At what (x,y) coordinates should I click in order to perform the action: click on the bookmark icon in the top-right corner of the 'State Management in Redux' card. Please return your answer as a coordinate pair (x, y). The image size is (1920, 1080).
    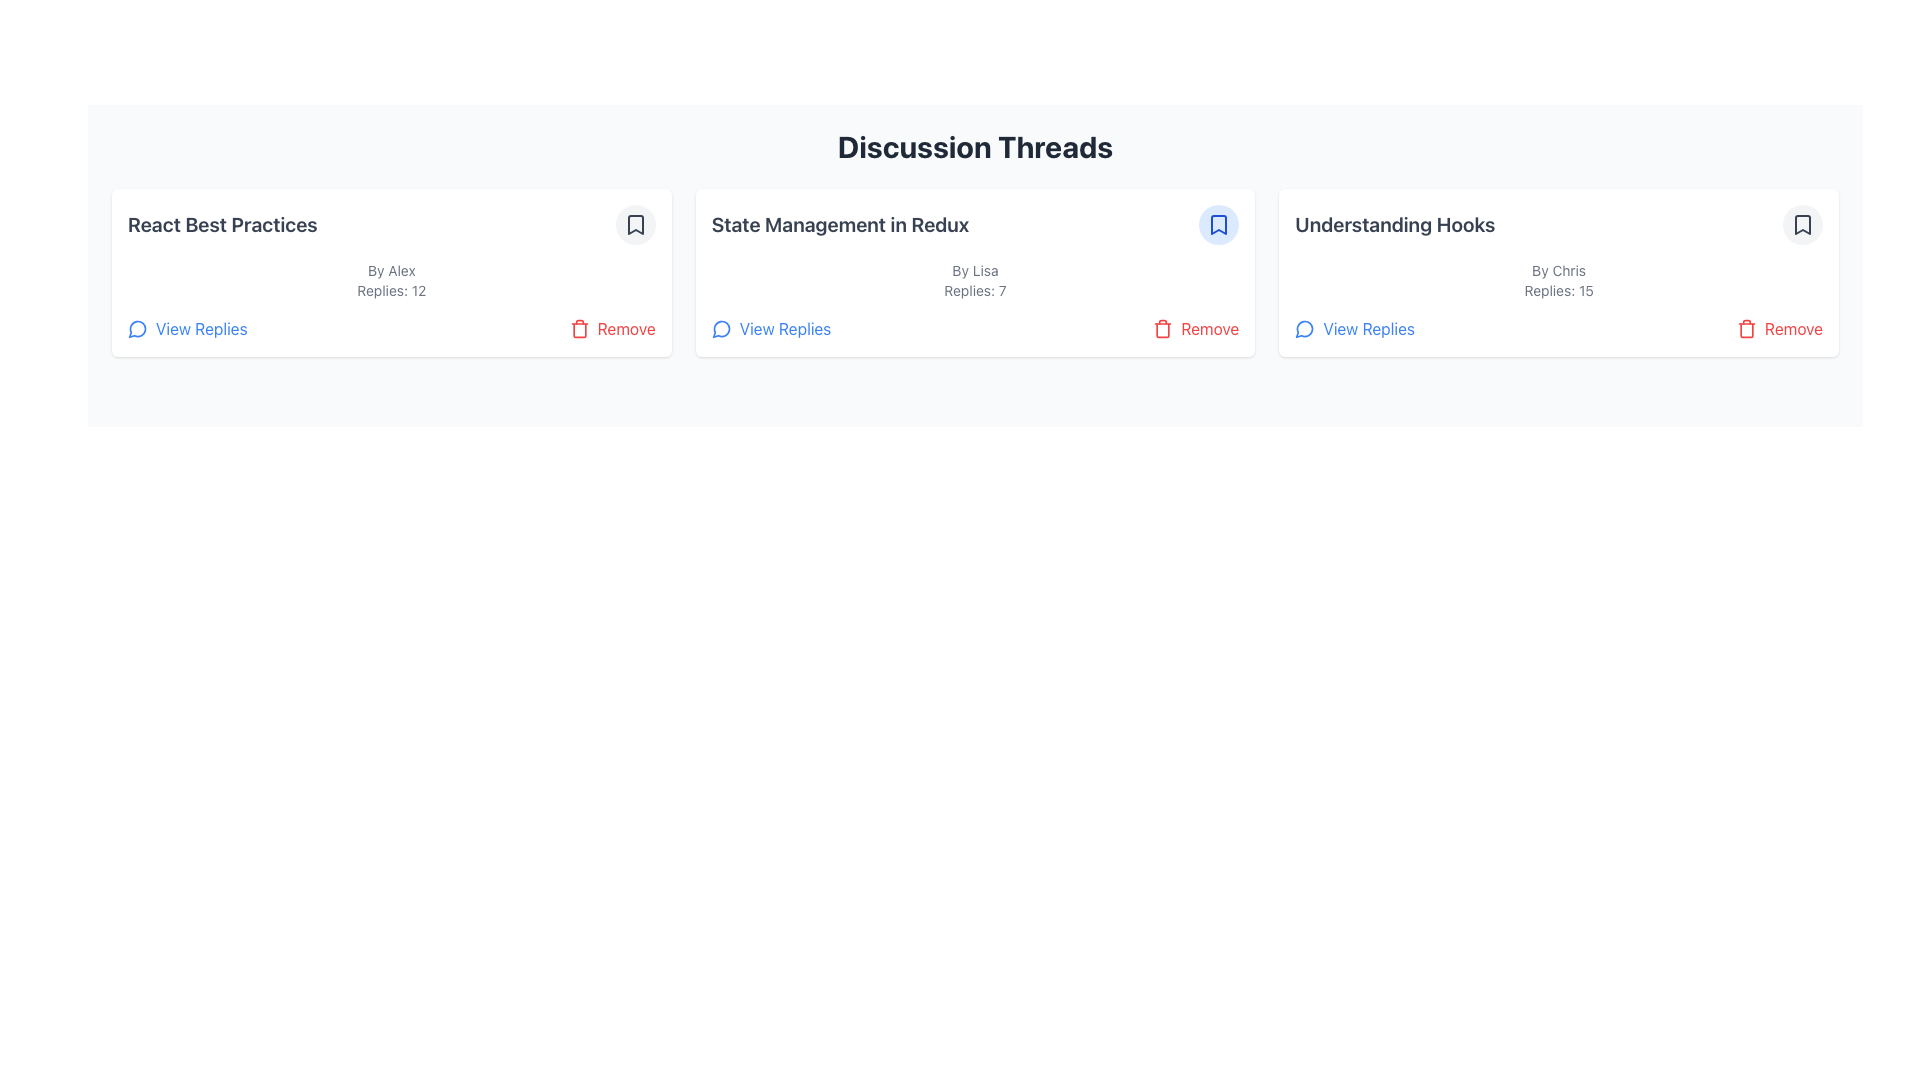
    Looking at the image, I should click on (1218, 224).